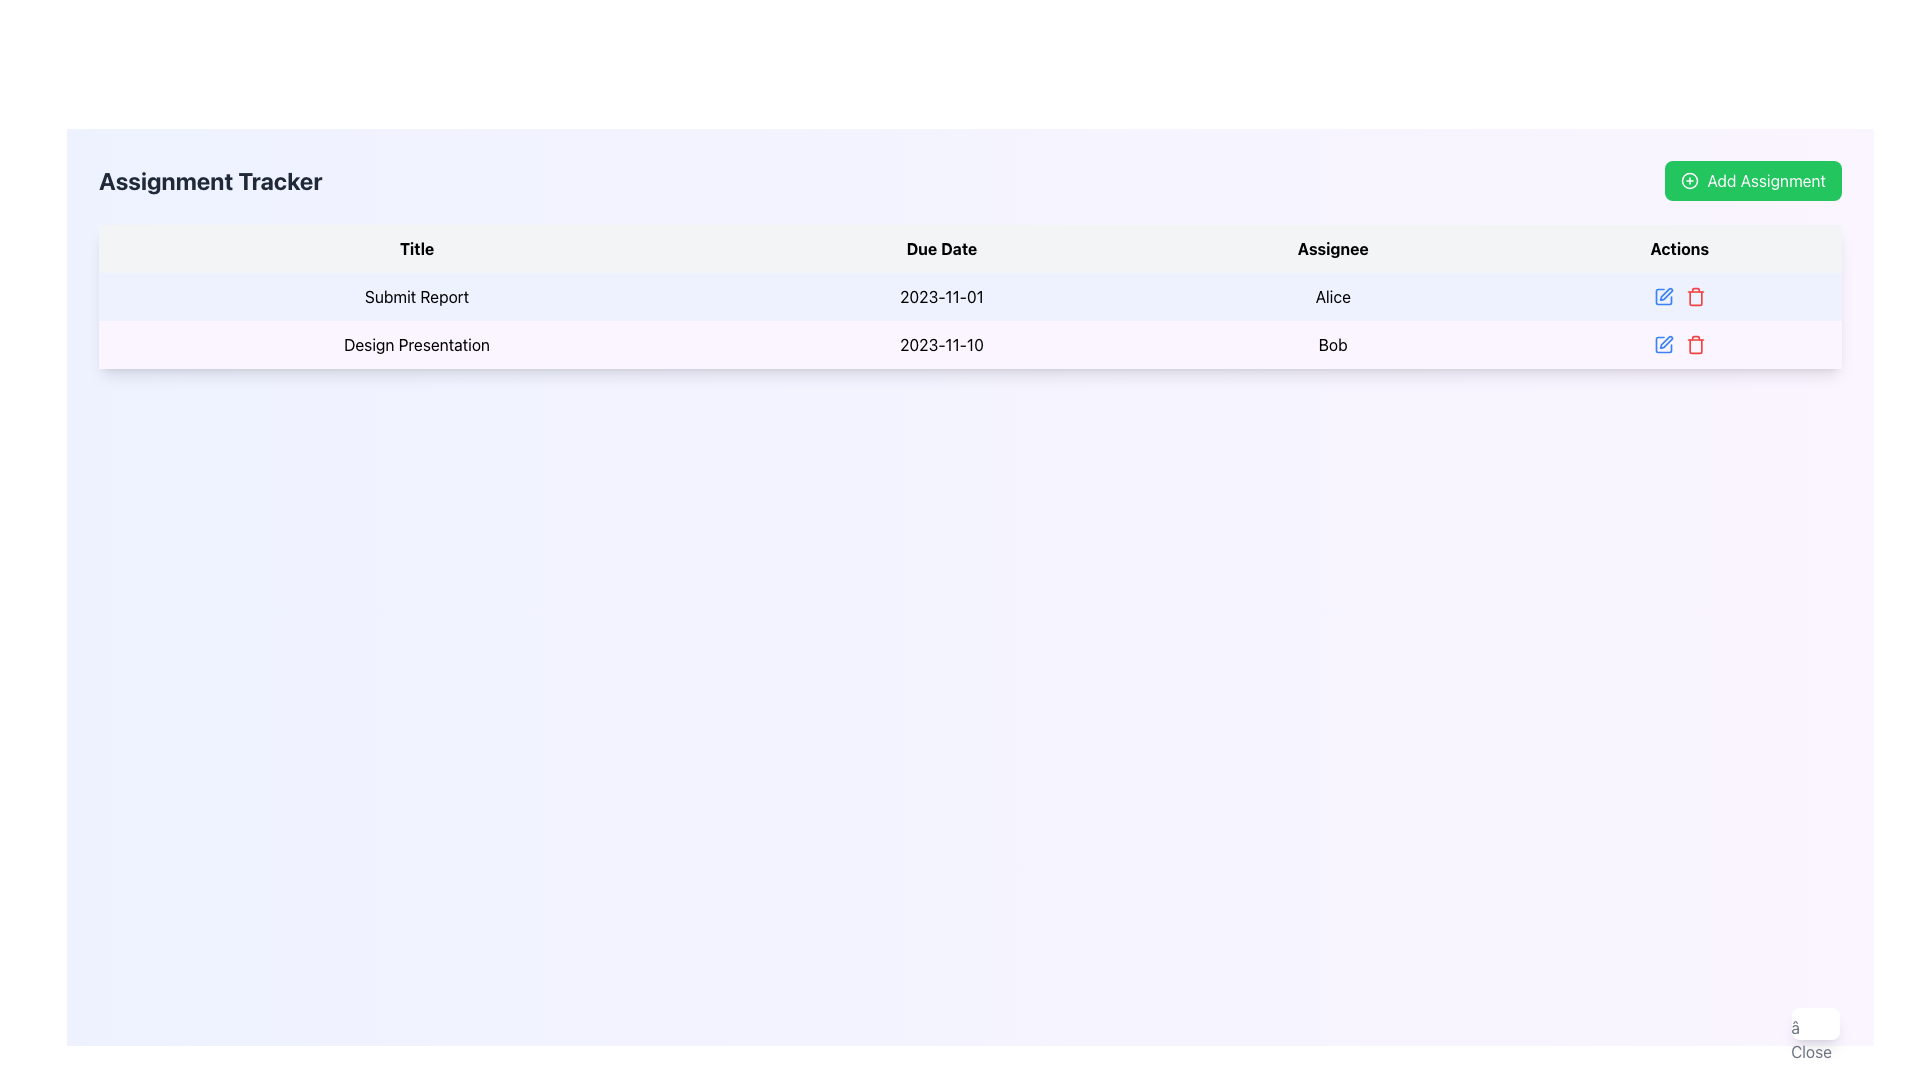 The width and height of the screenshot is (1920, 1080). I want to click on the text label representing the title of the task or report in the first column of the 'Submit Report' row, so click(416, 297).